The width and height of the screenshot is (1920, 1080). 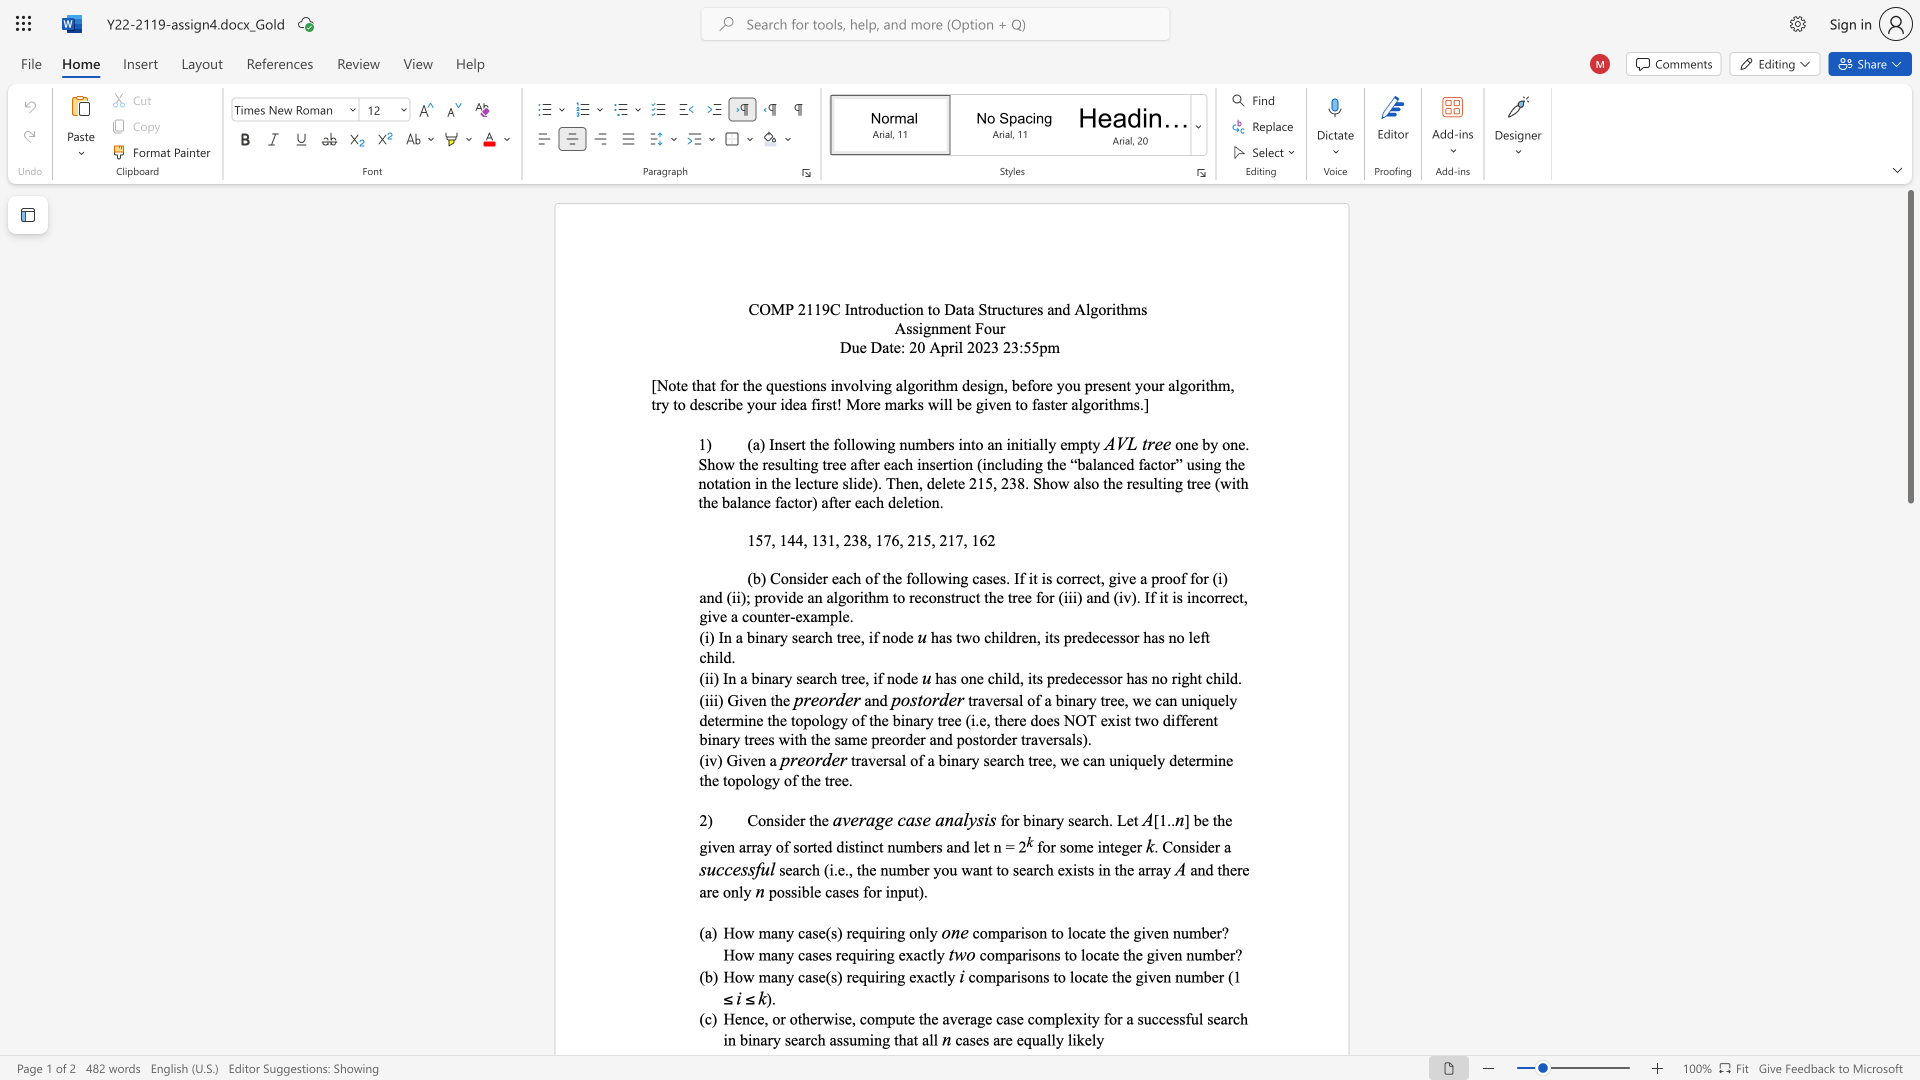 I want to click on the vertical scrollbar to lower the page content, so click(x=1909, y=698).